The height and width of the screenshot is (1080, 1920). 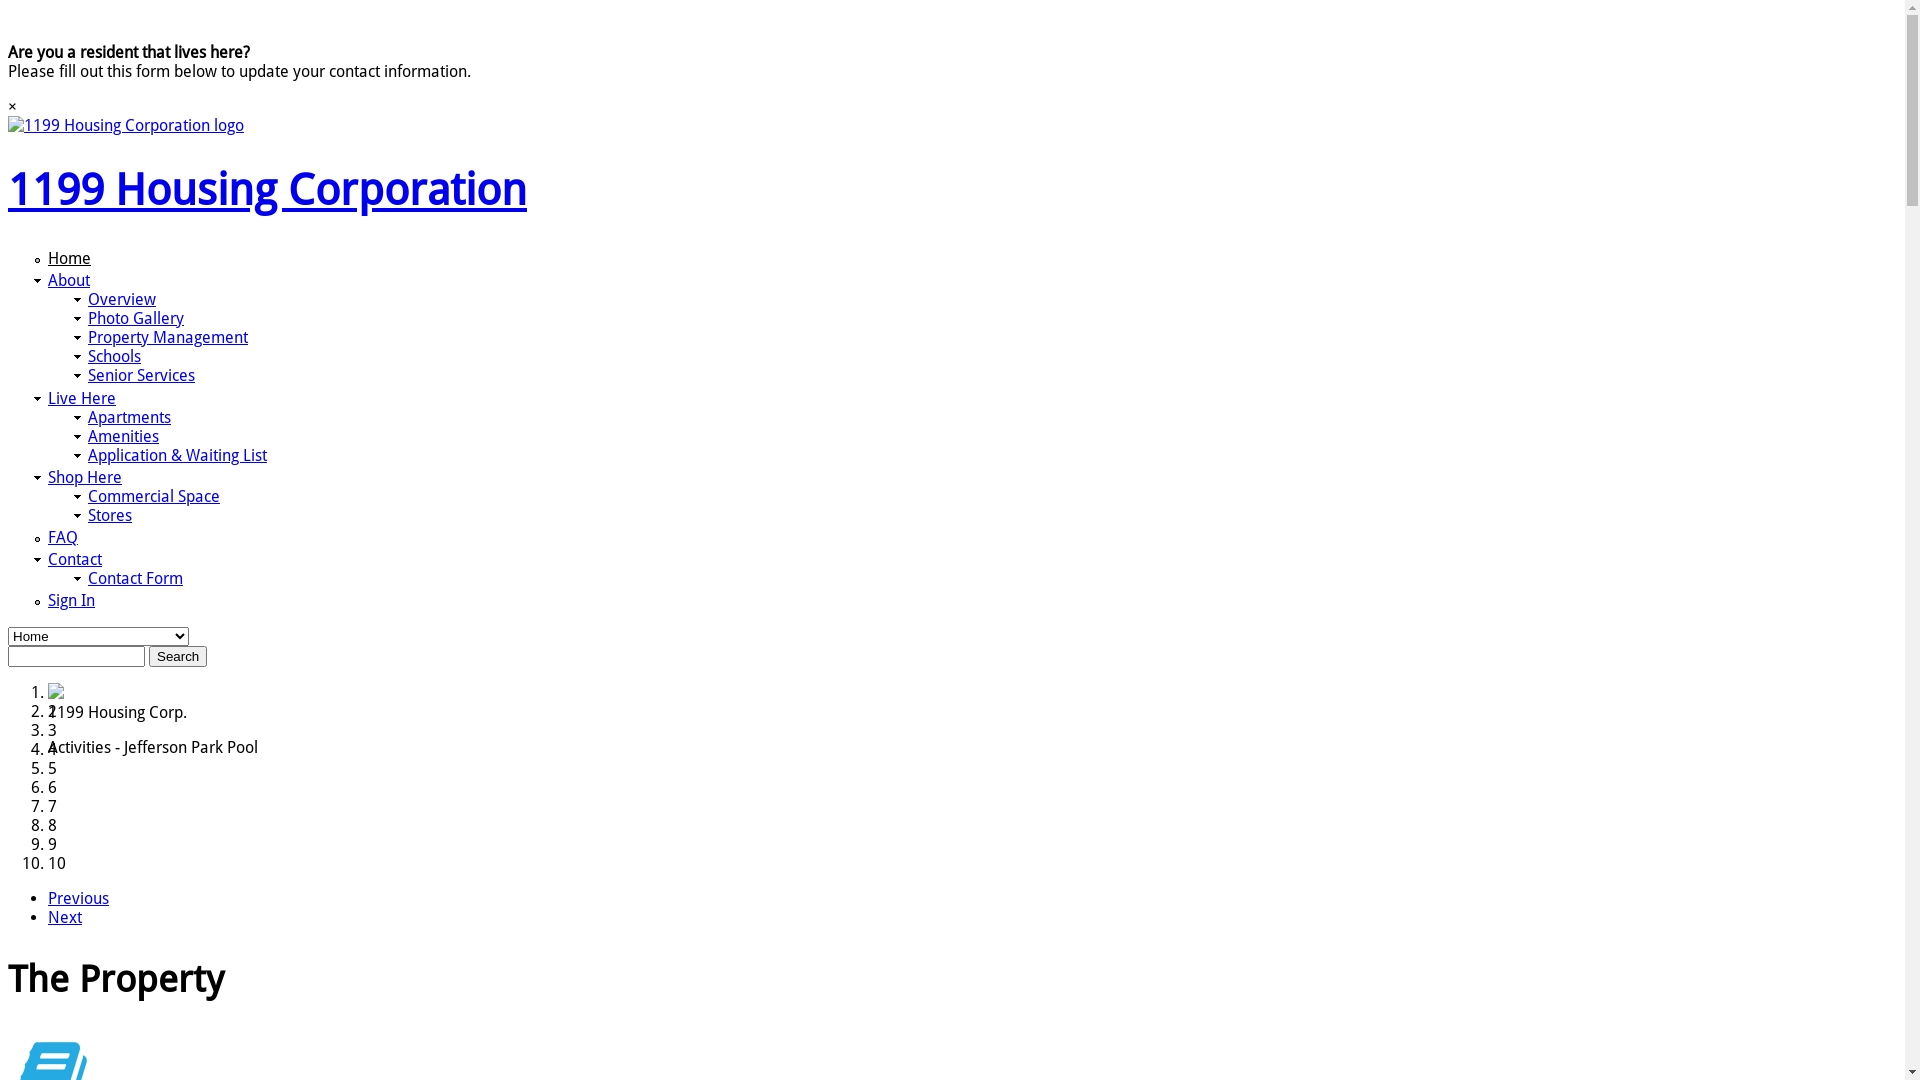 I want to click on '8', so click(x=52, y=825).